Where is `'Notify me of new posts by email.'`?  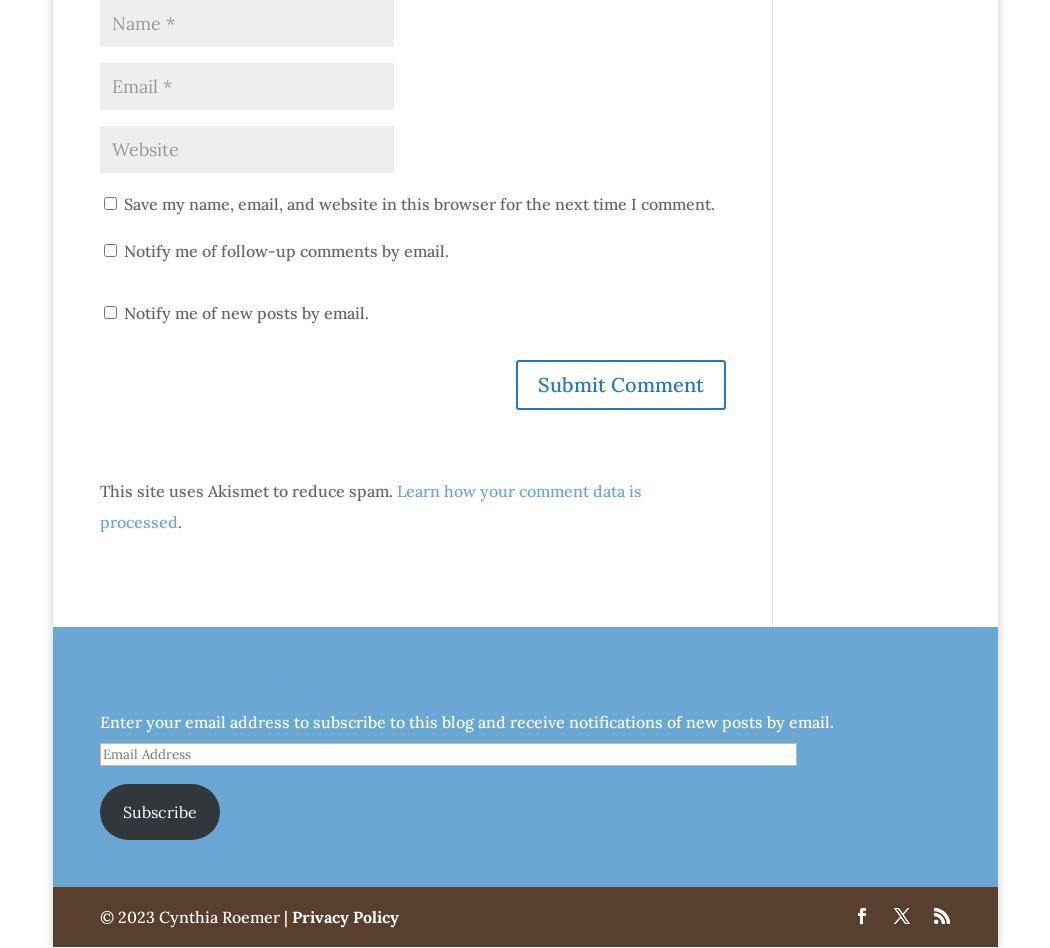
'Notify me of new posts by email.' is located at coordinates (245, 313).